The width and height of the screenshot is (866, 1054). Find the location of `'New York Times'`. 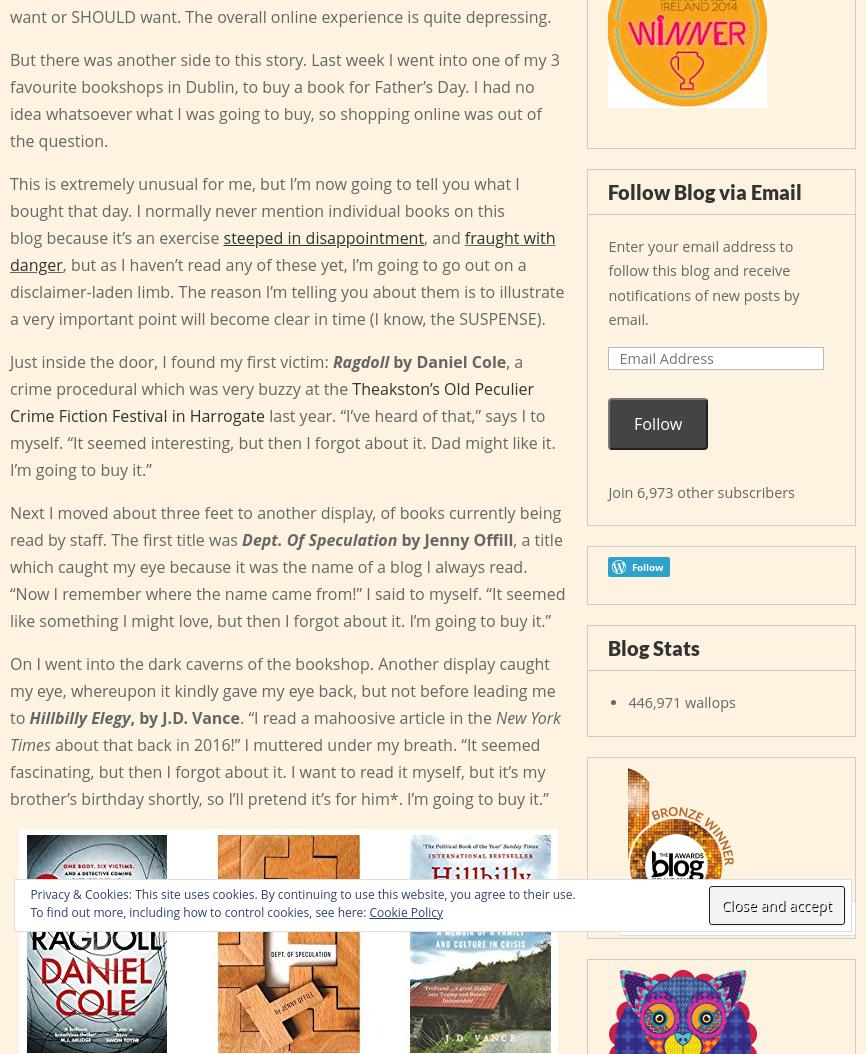

'New York Times' is located at coordinates (284, 729).